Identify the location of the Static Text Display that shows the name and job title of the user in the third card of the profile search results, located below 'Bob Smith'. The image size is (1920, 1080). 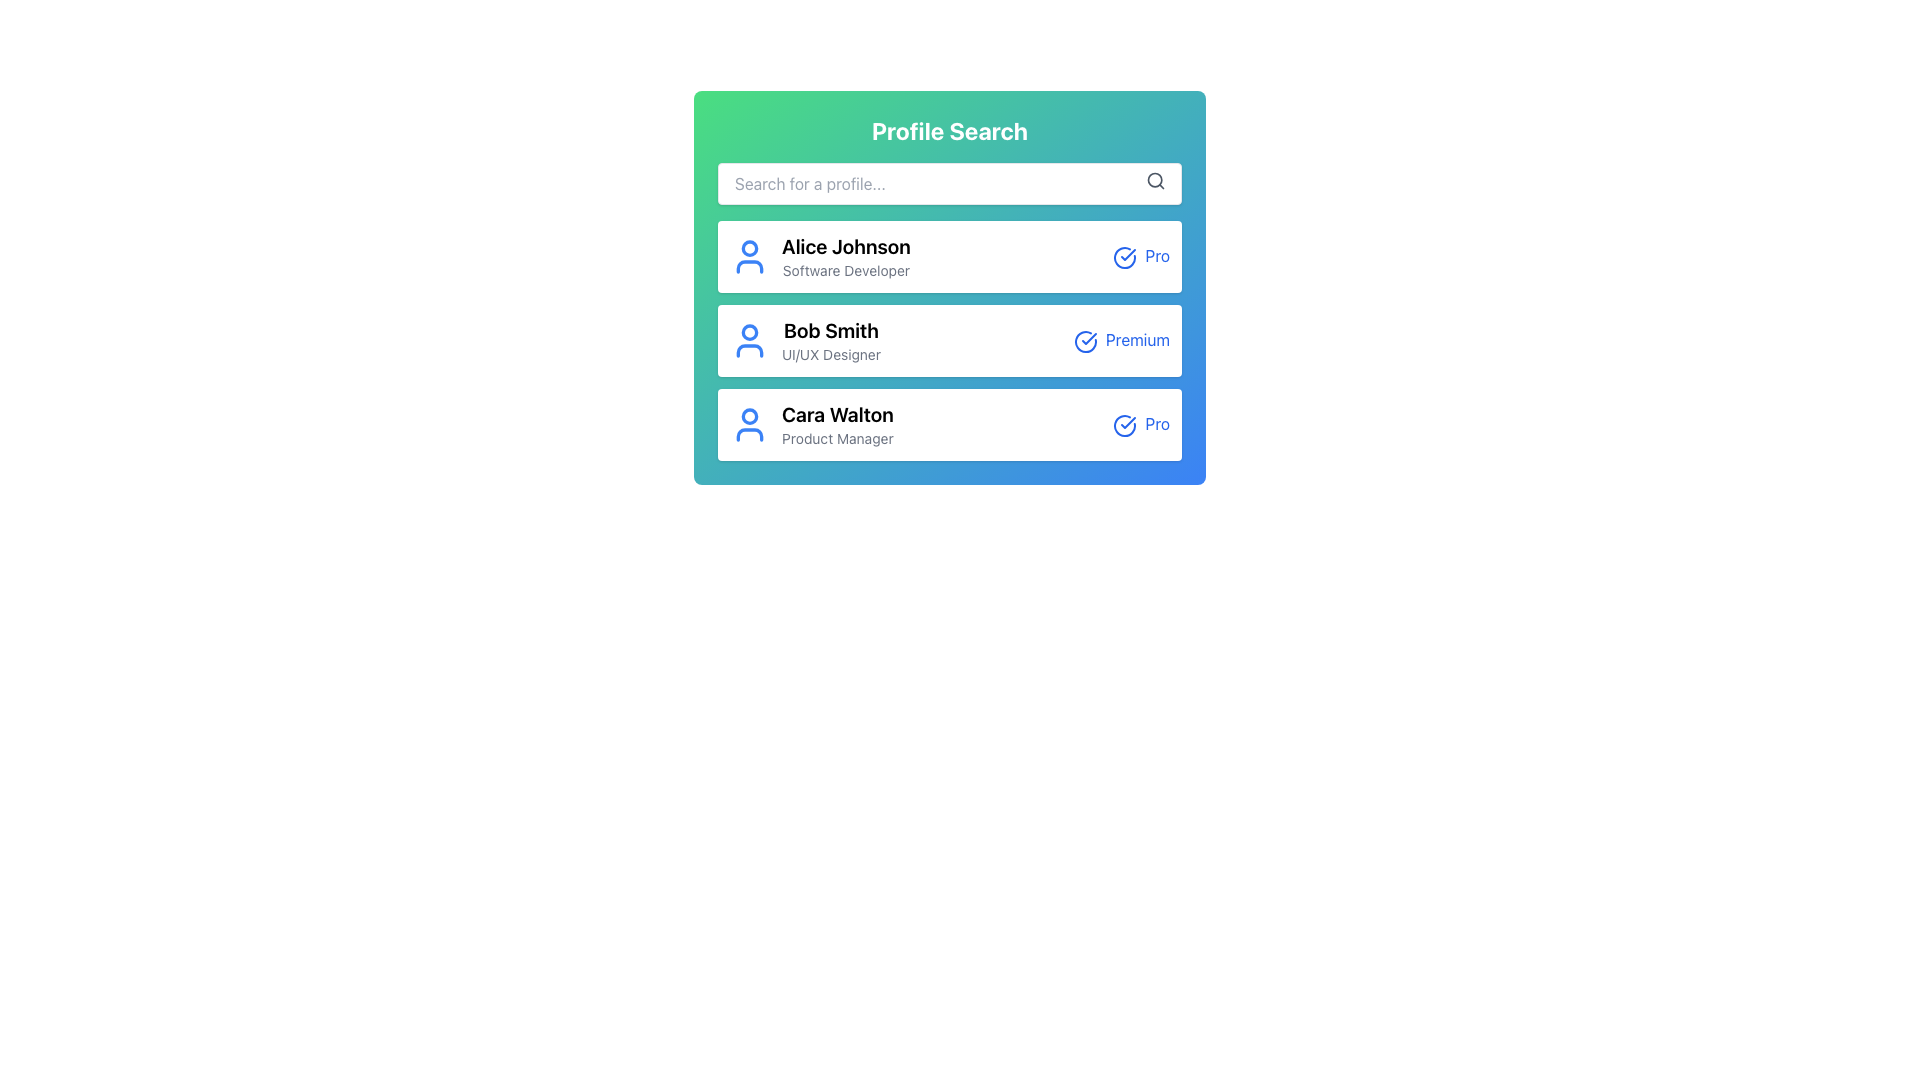
(837, 423).